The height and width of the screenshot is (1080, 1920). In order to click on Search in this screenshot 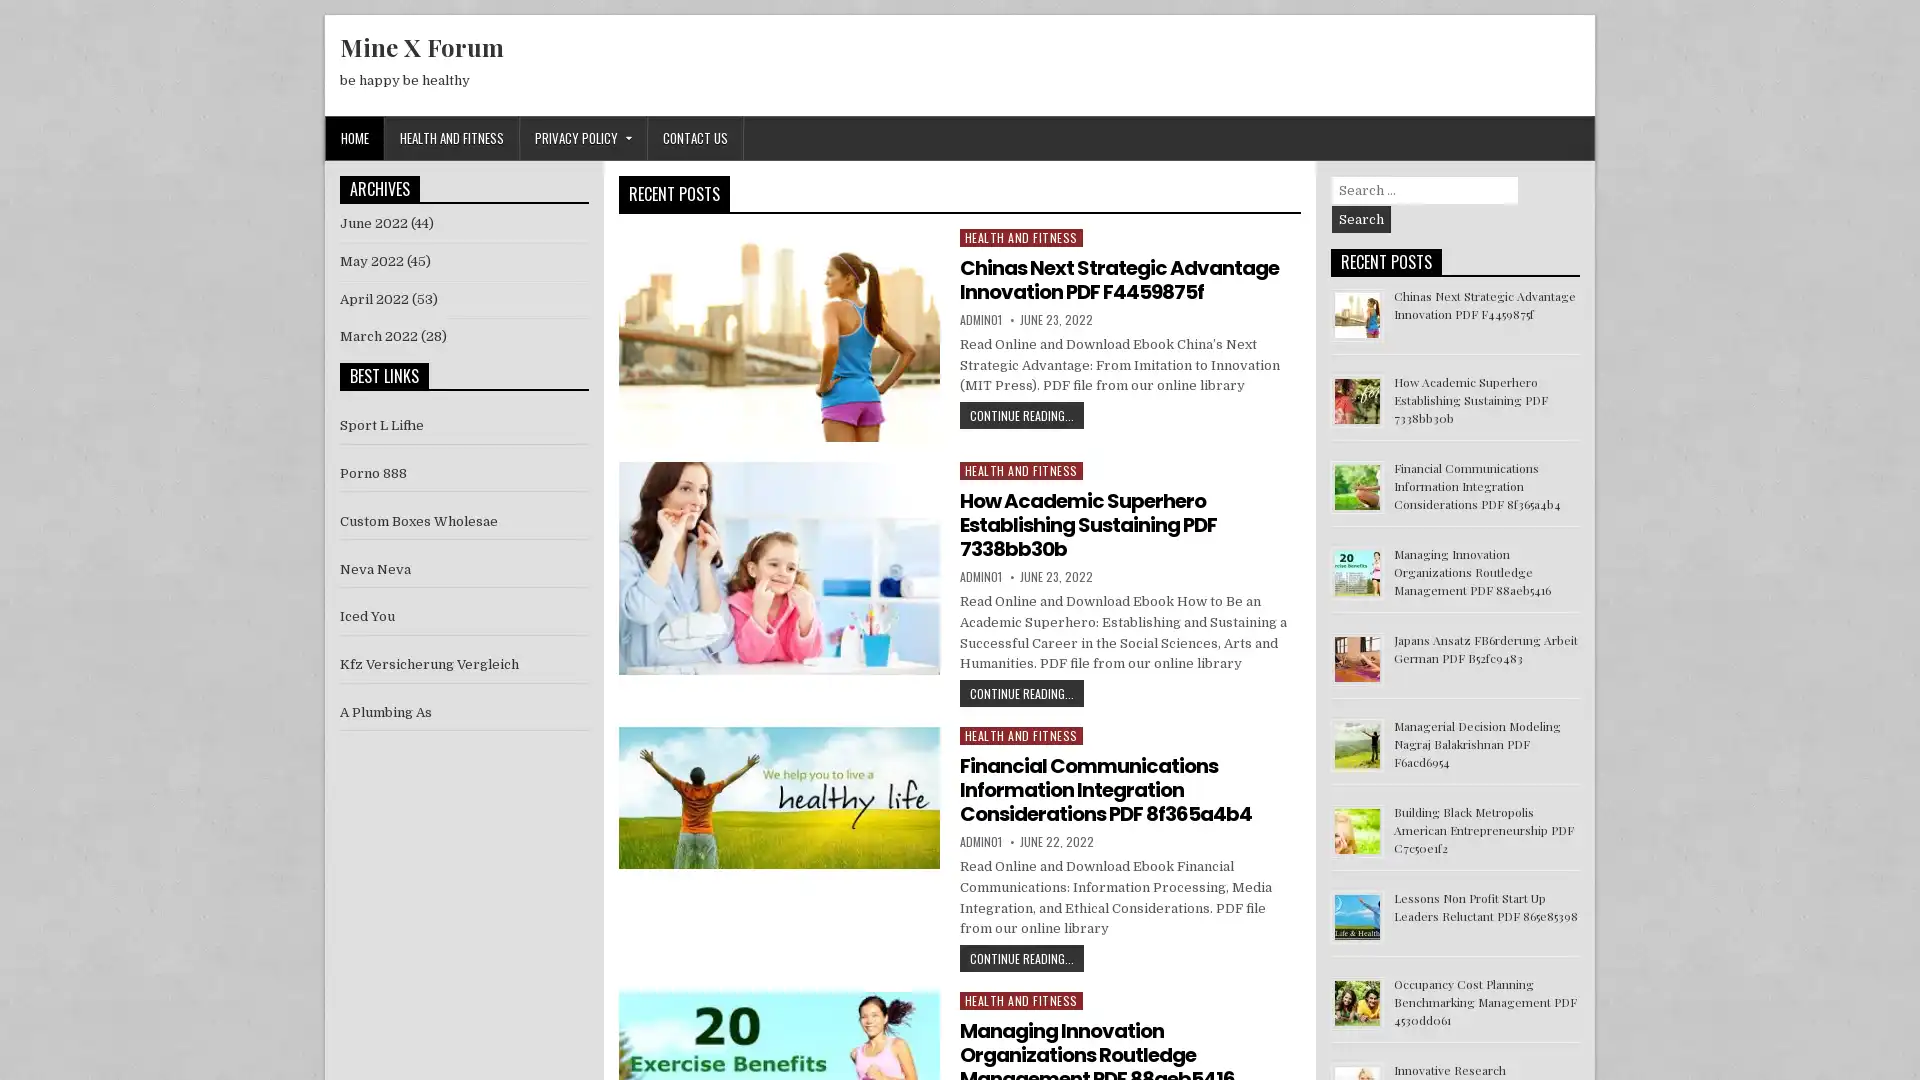, I will do `click(1360, 219)`.